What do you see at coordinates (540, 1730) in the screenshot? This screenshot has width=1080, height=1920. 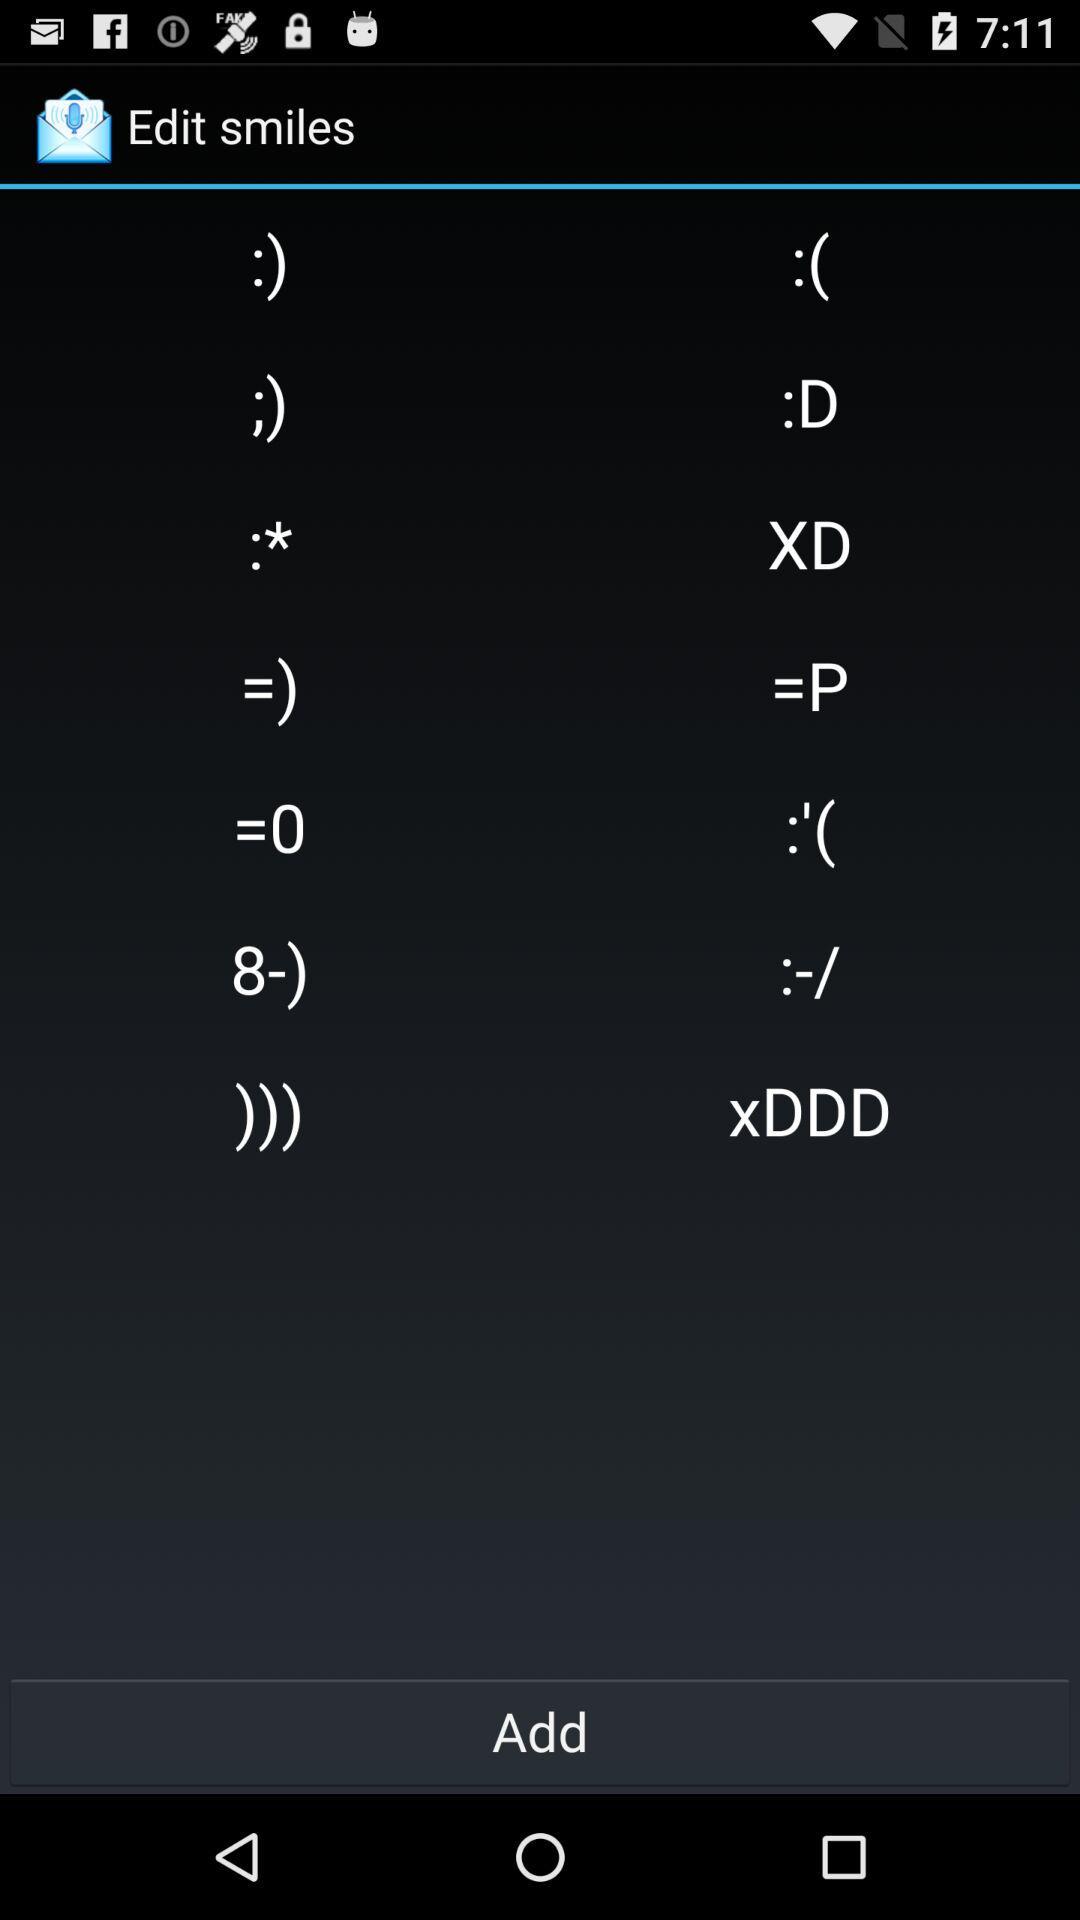 I see `the app below the )))` at bounding box center [540, 1730].